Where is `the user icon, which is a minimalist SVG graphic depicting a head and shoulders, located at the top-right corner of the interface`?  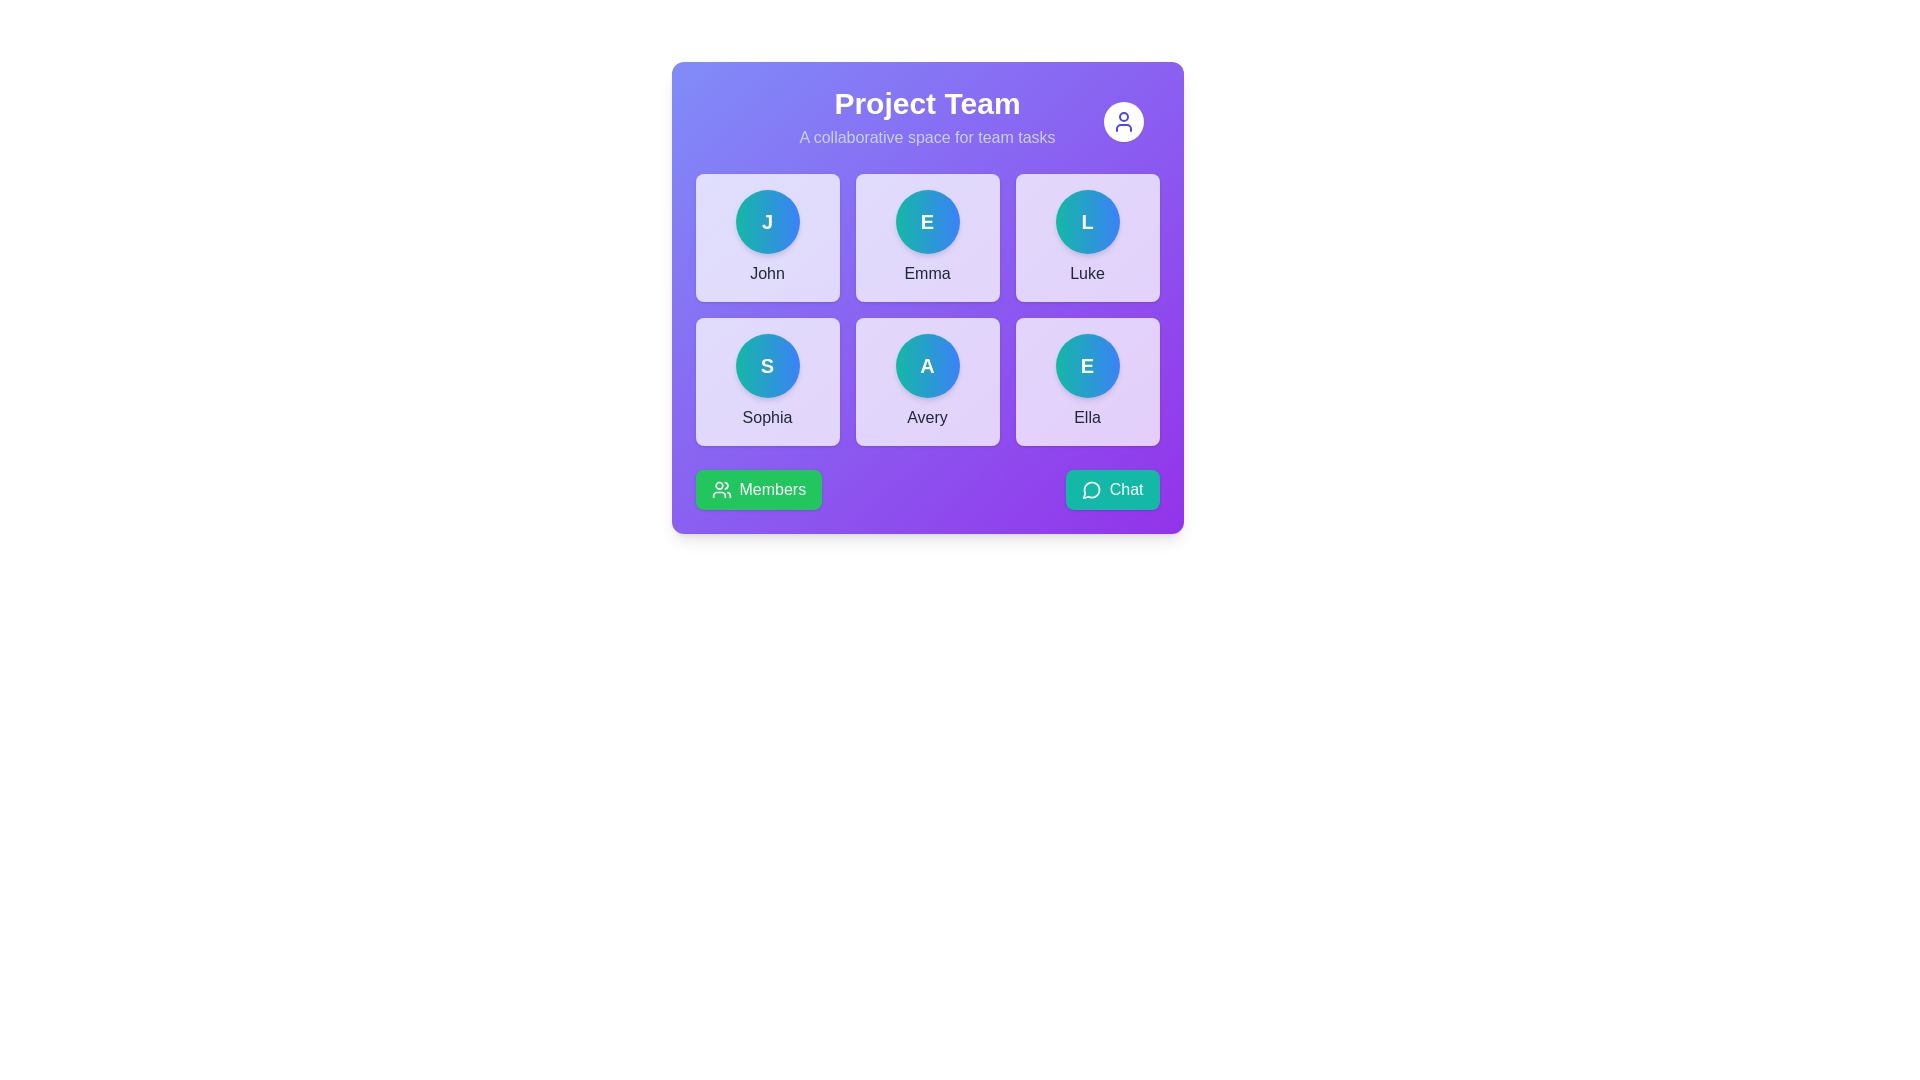 the user icon, which is a minimalist SVG graphic depicting a head and shoulders, located at the top-right corner of the interface is located at coordinates (1123, 122).